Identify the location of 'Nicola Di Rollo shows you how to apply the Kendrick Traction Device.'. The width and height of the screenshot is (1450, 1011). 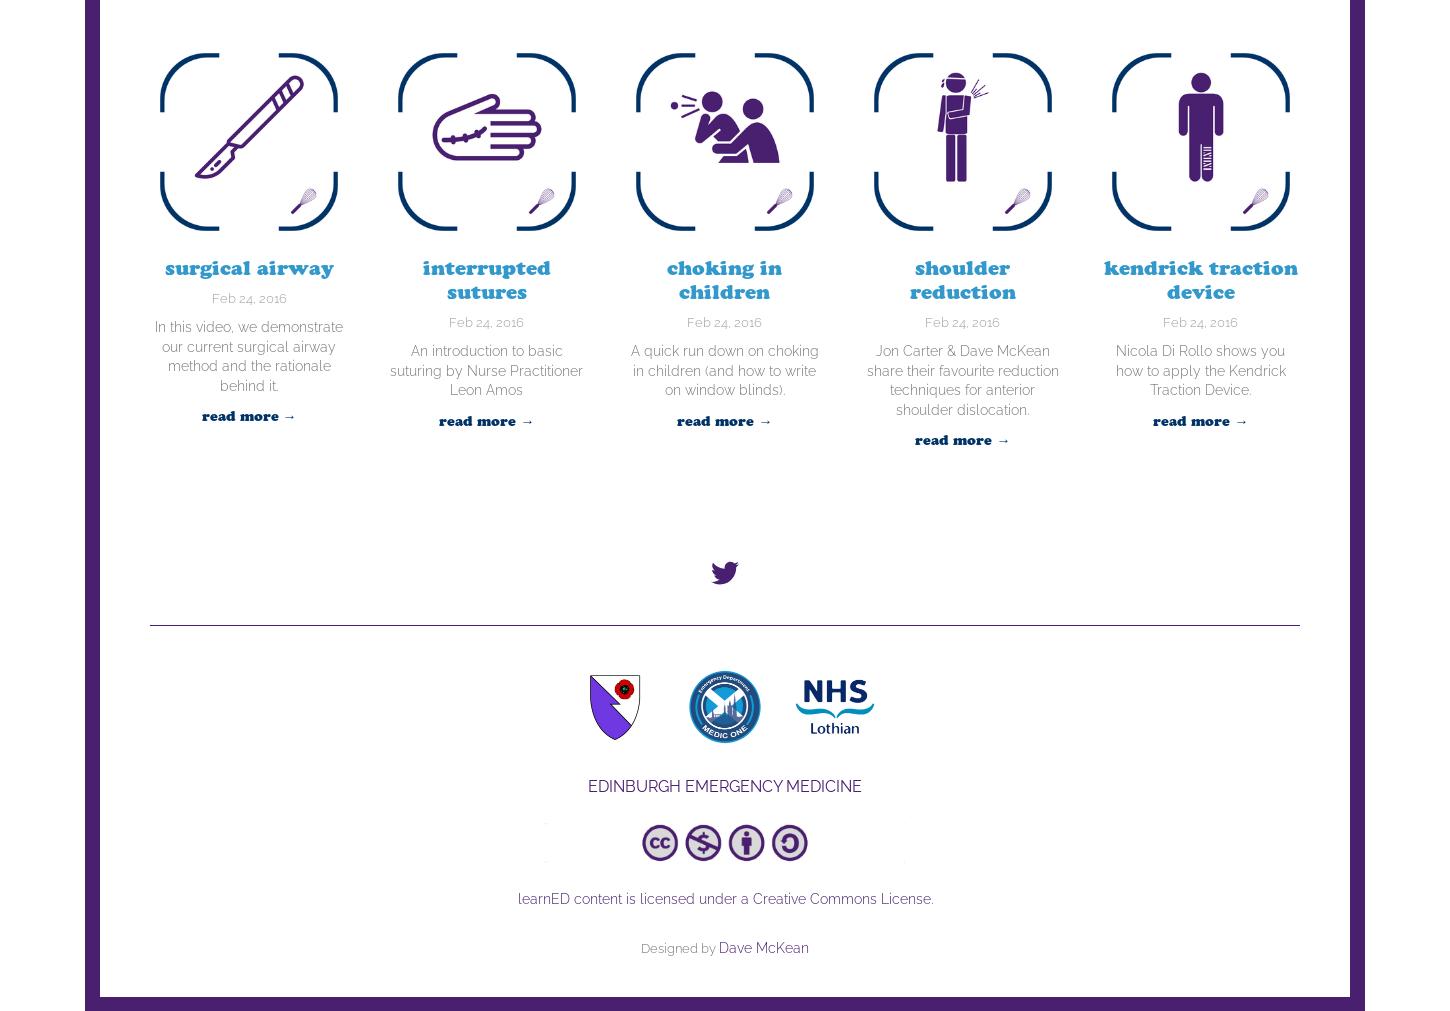
(1199, 369).